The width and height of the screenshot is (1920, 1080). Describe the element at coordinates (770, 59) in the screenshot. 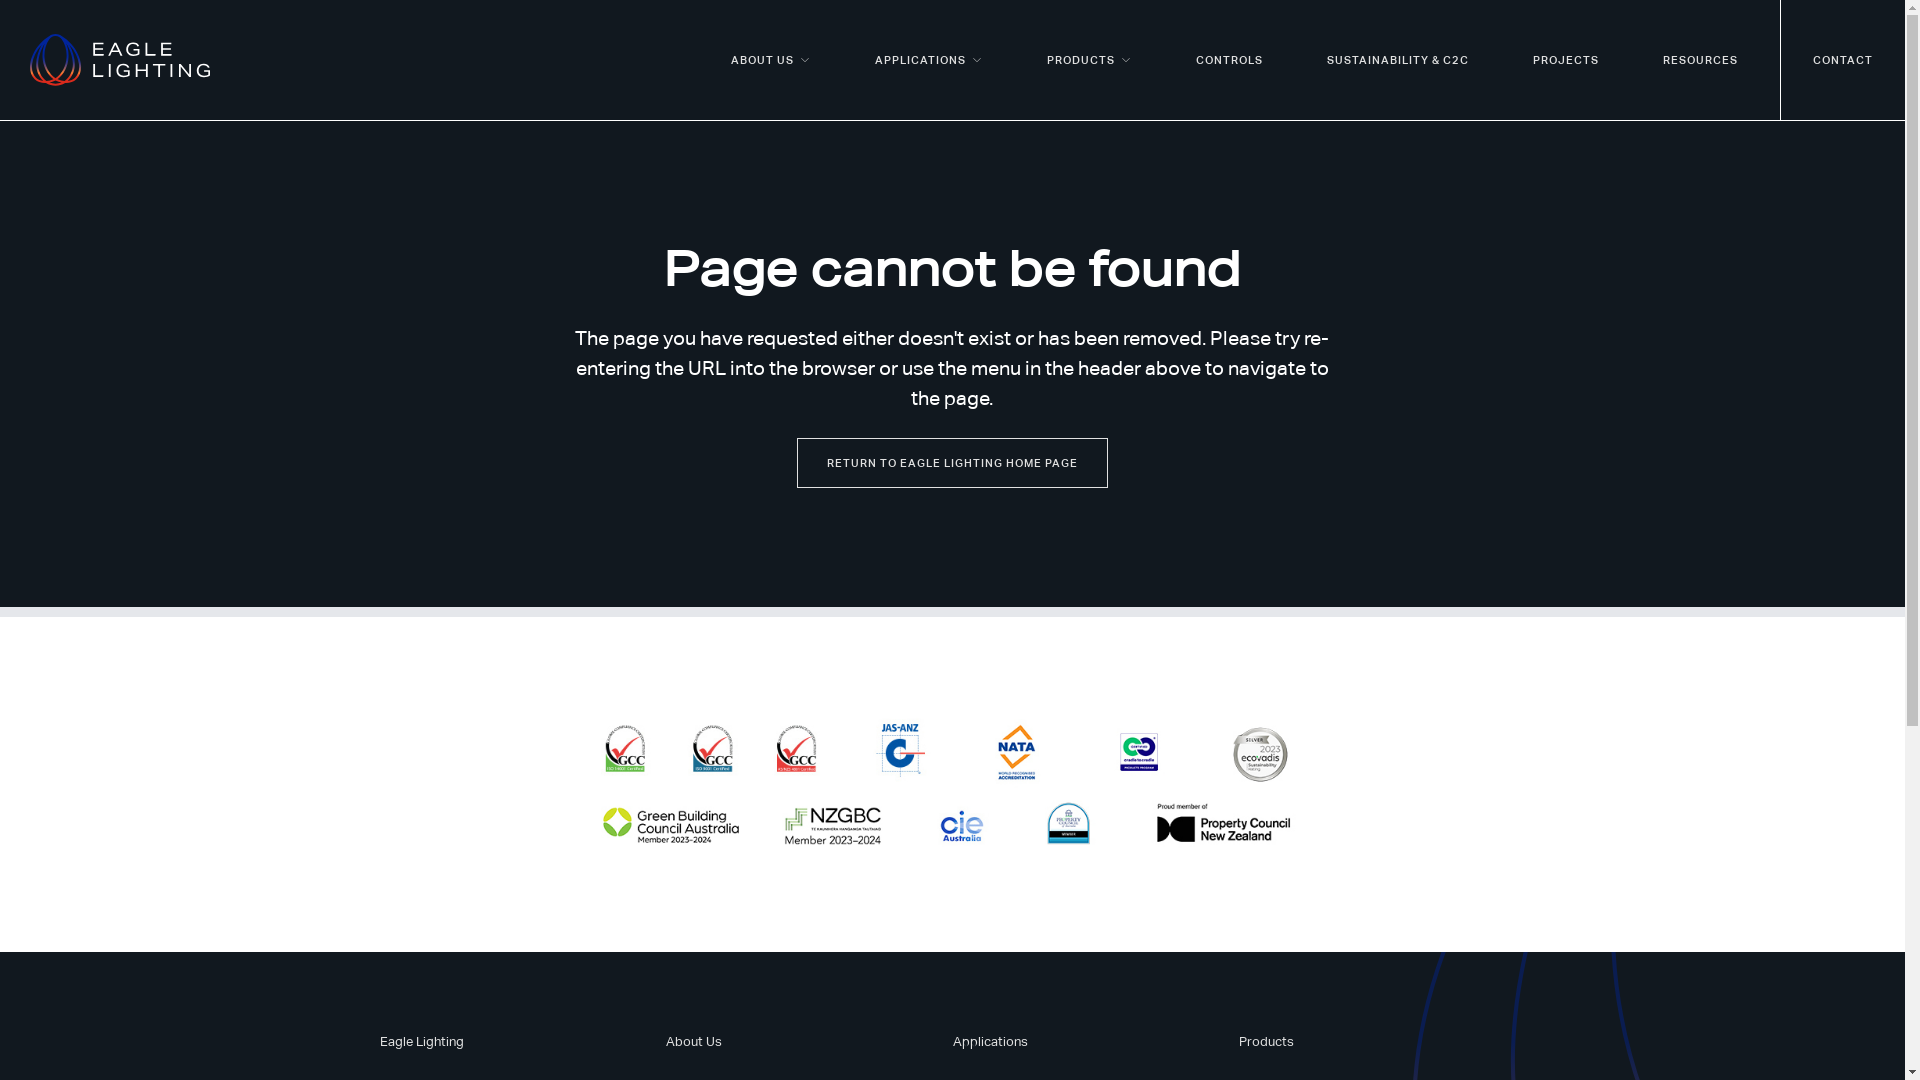

I see `'ABOUT US'` at that location.